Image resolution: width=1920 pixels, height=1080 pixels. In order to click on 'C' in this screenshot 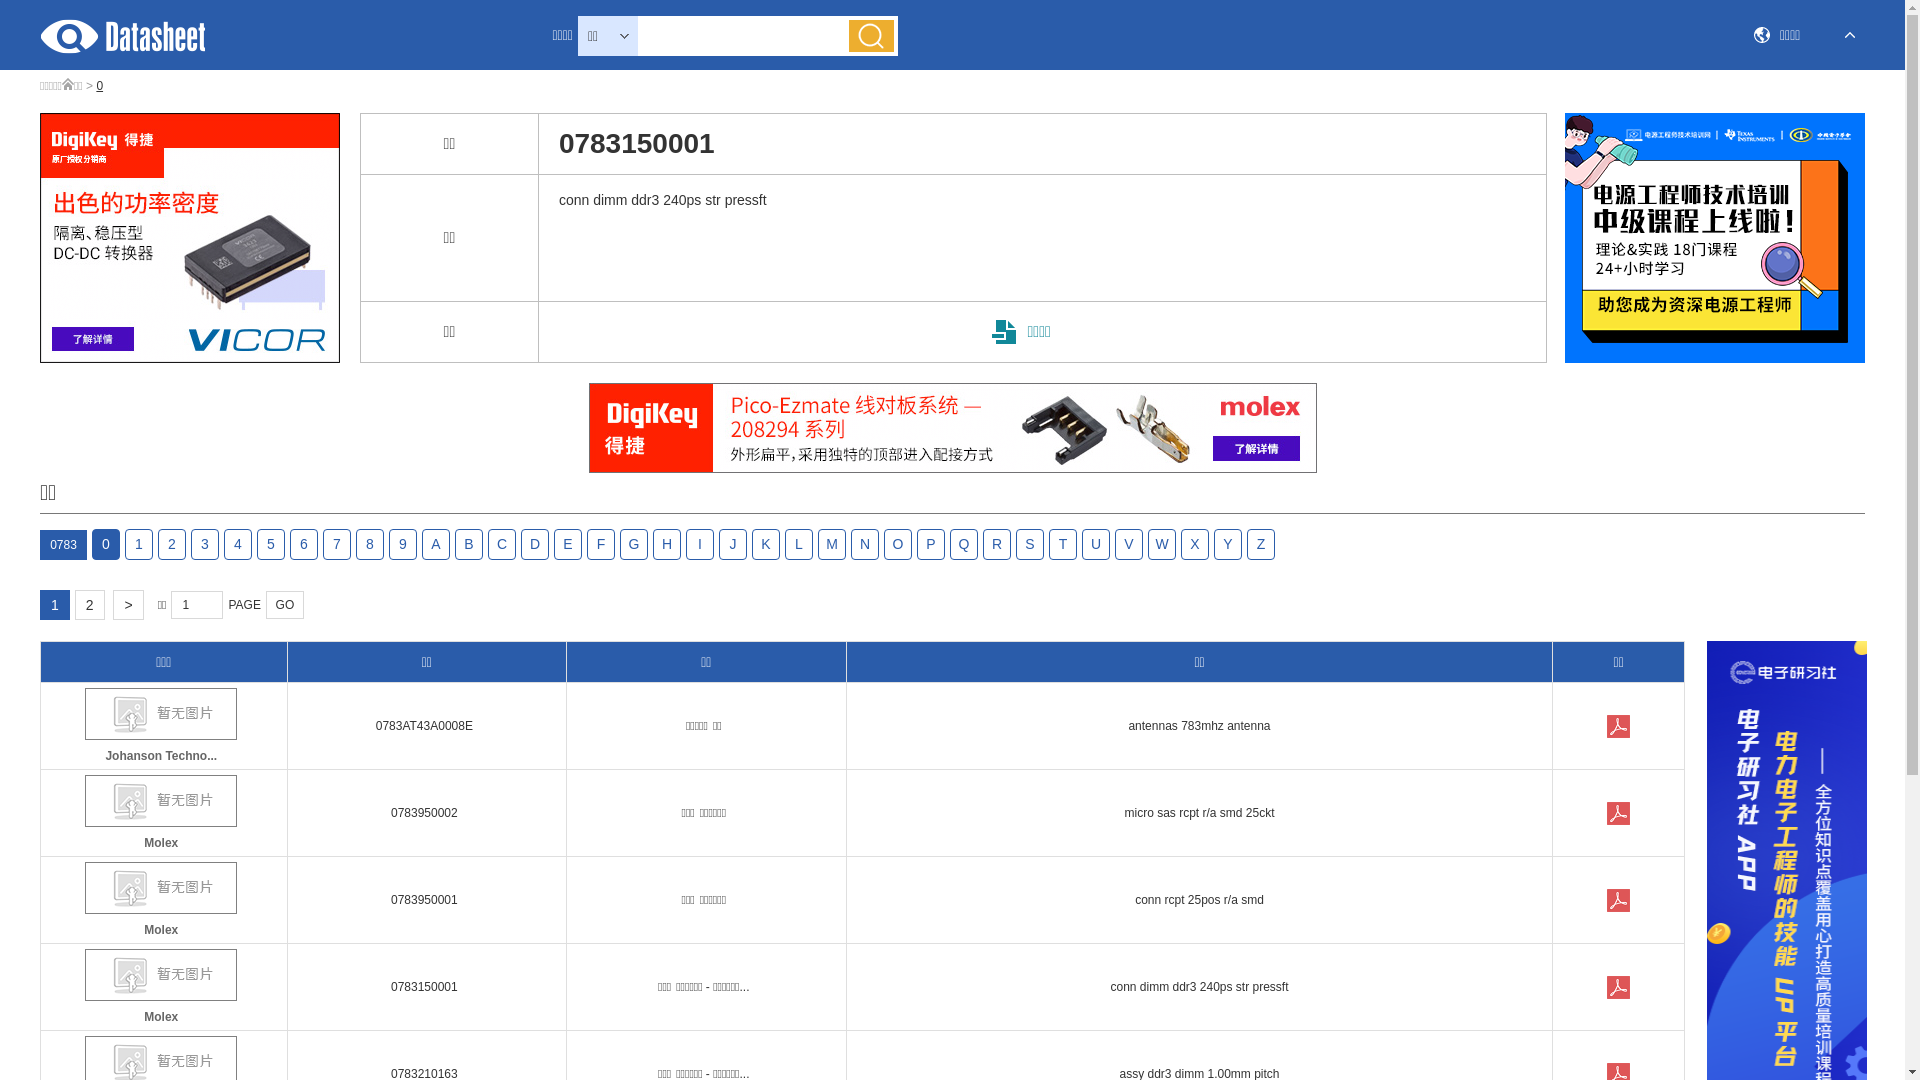, I will do `click(488, 544)`.